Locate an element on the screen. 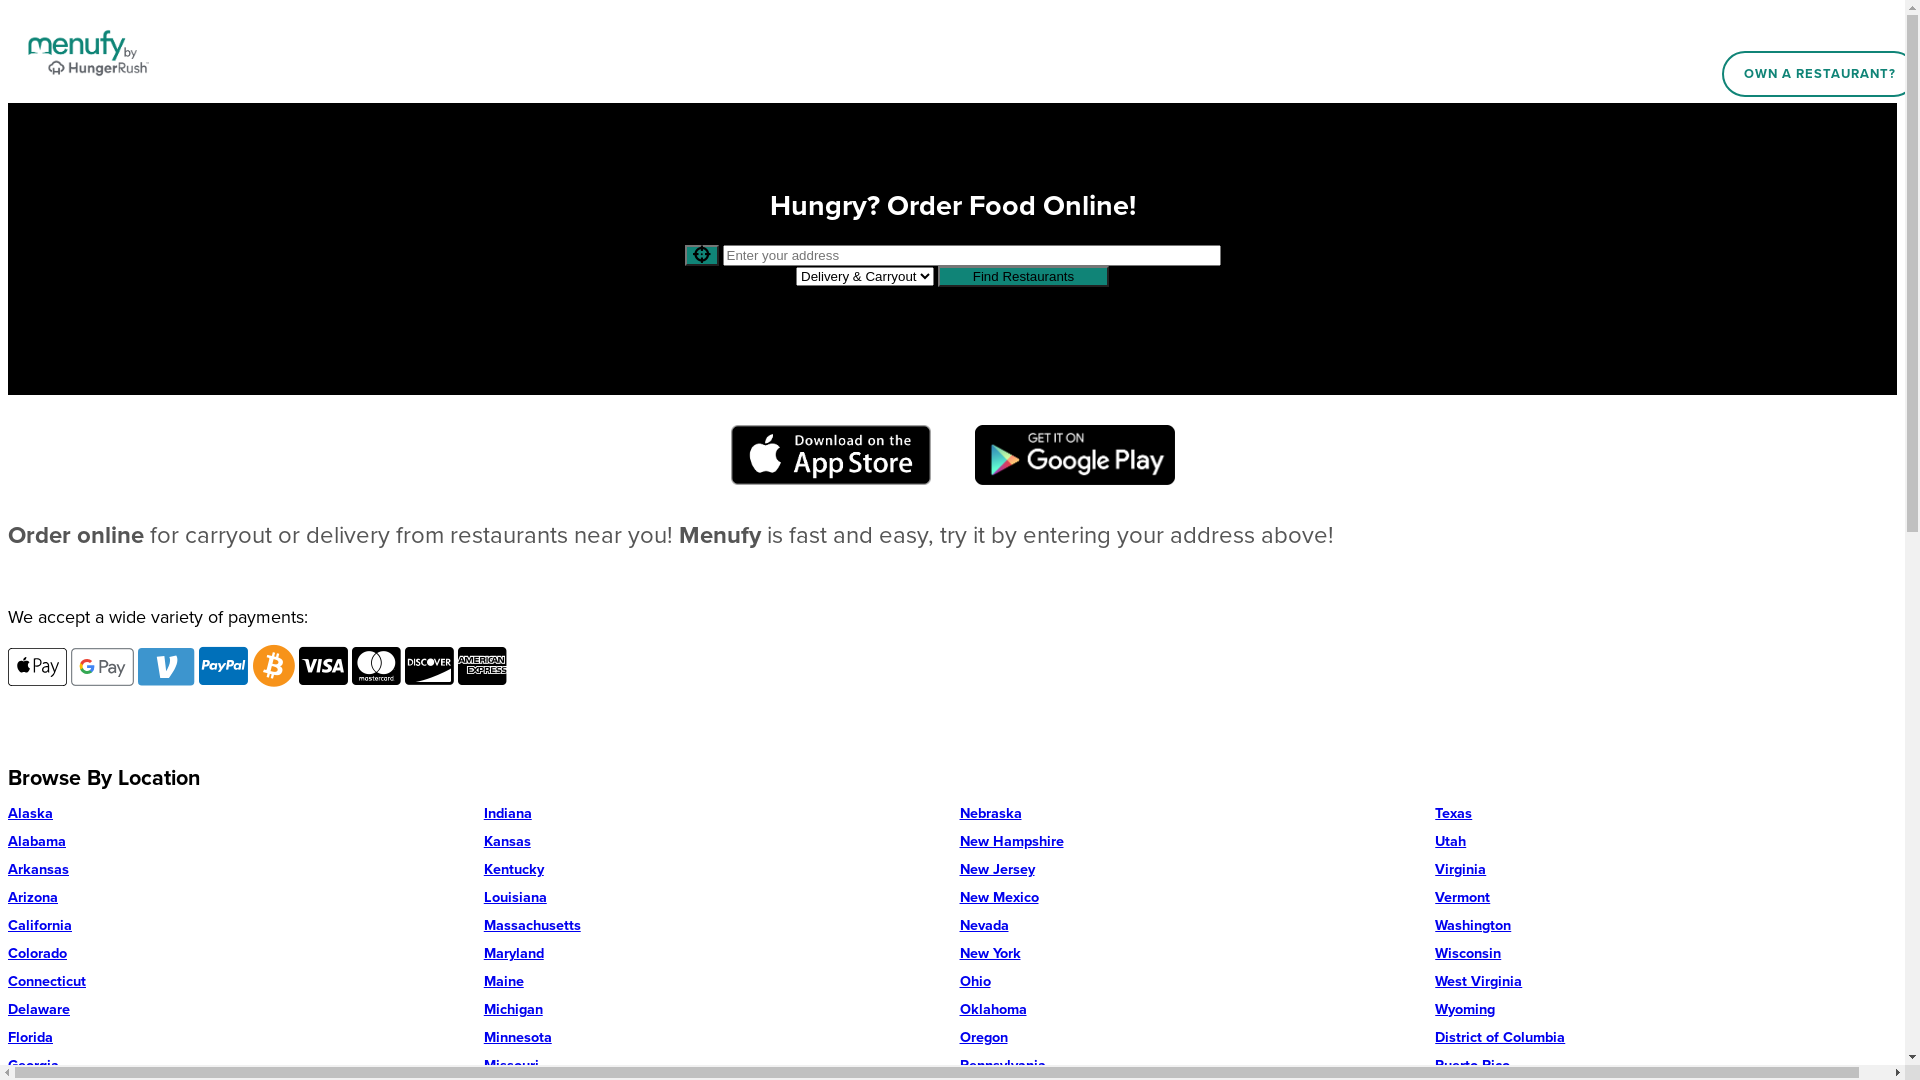 The image size is (1920, 1080). 'Oklahoma' is located at coordinates (960, 1010).